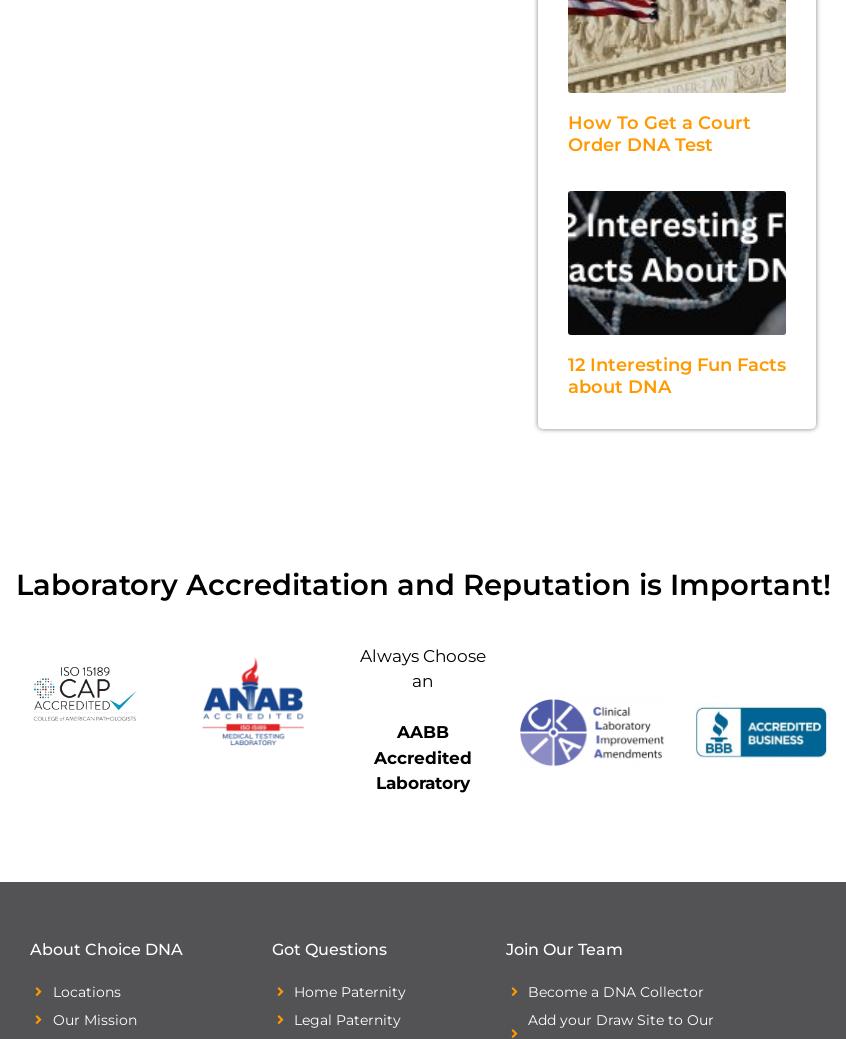  I want to click on 'Got Questions', so click(327, 949).